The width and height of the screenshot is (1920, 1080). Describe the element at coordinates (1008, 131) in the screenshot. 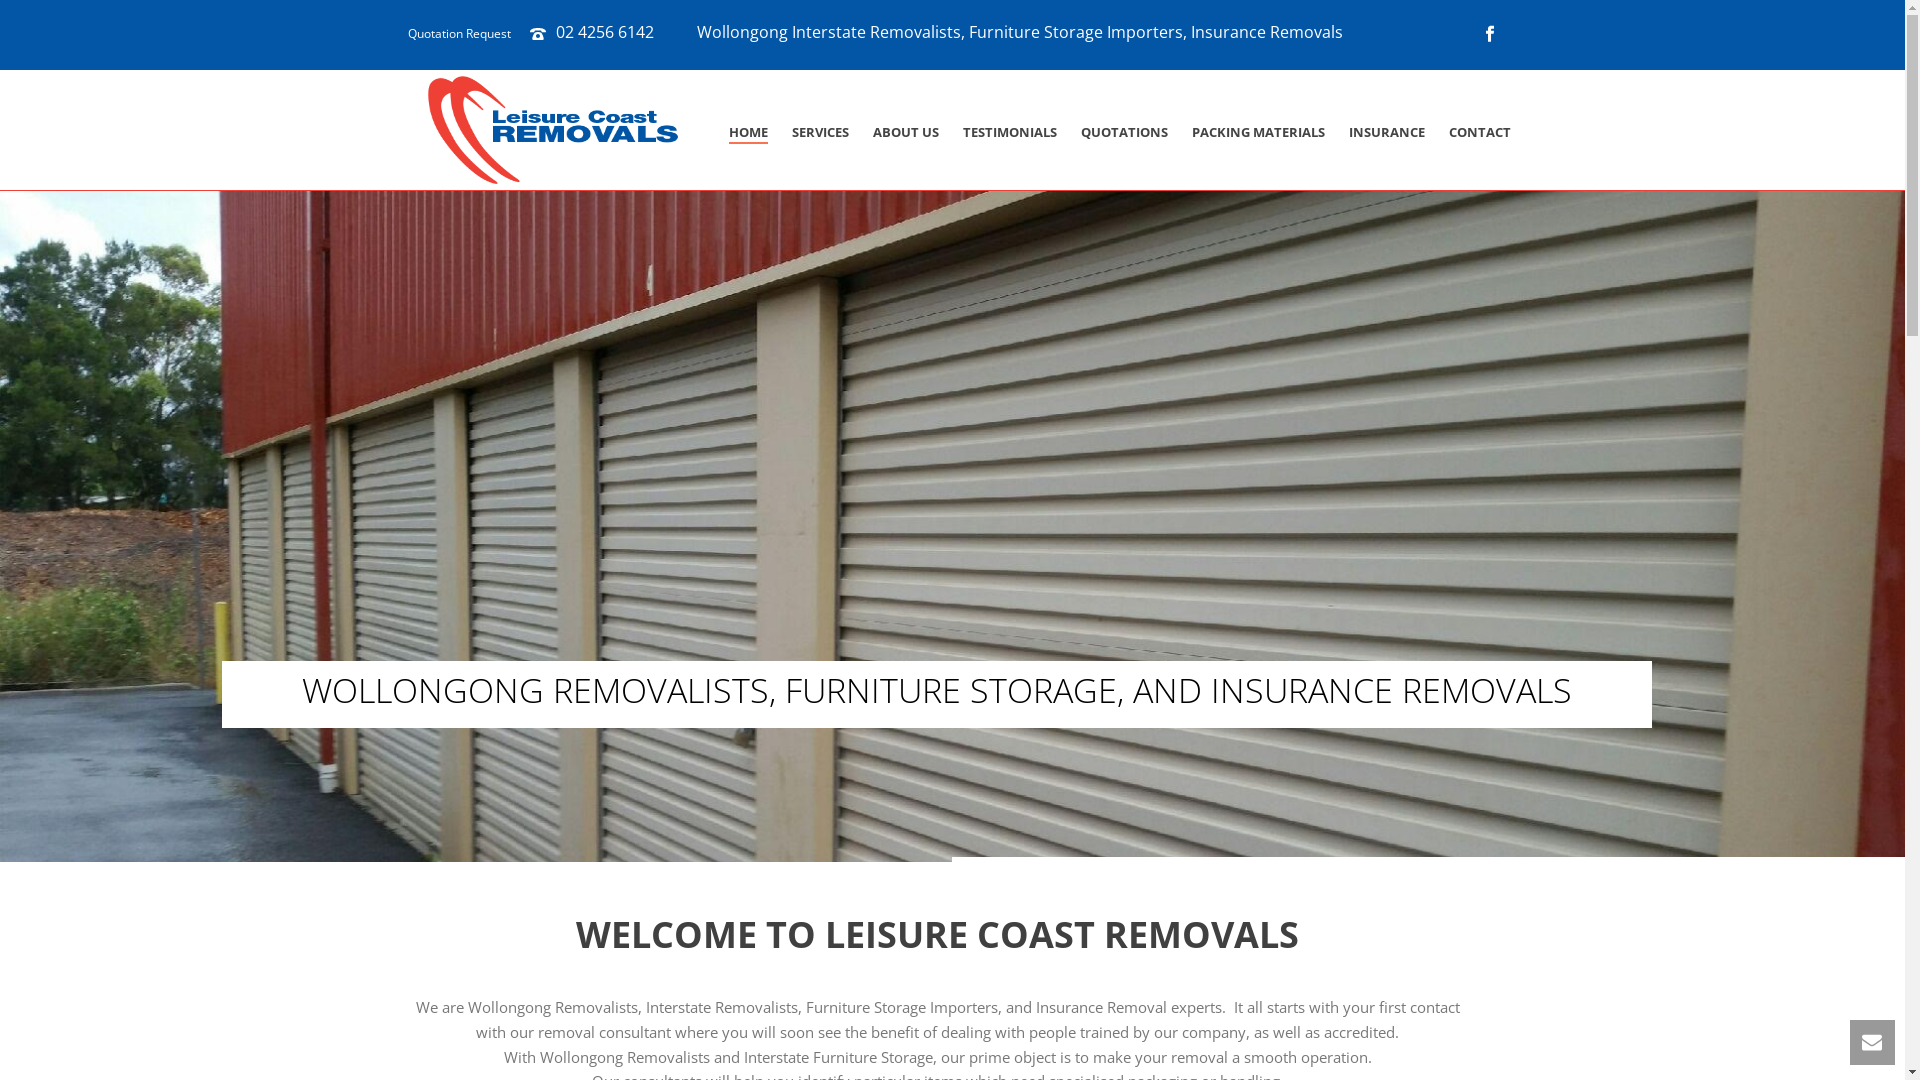

I see `'TESTIMONIALS'` at that location.